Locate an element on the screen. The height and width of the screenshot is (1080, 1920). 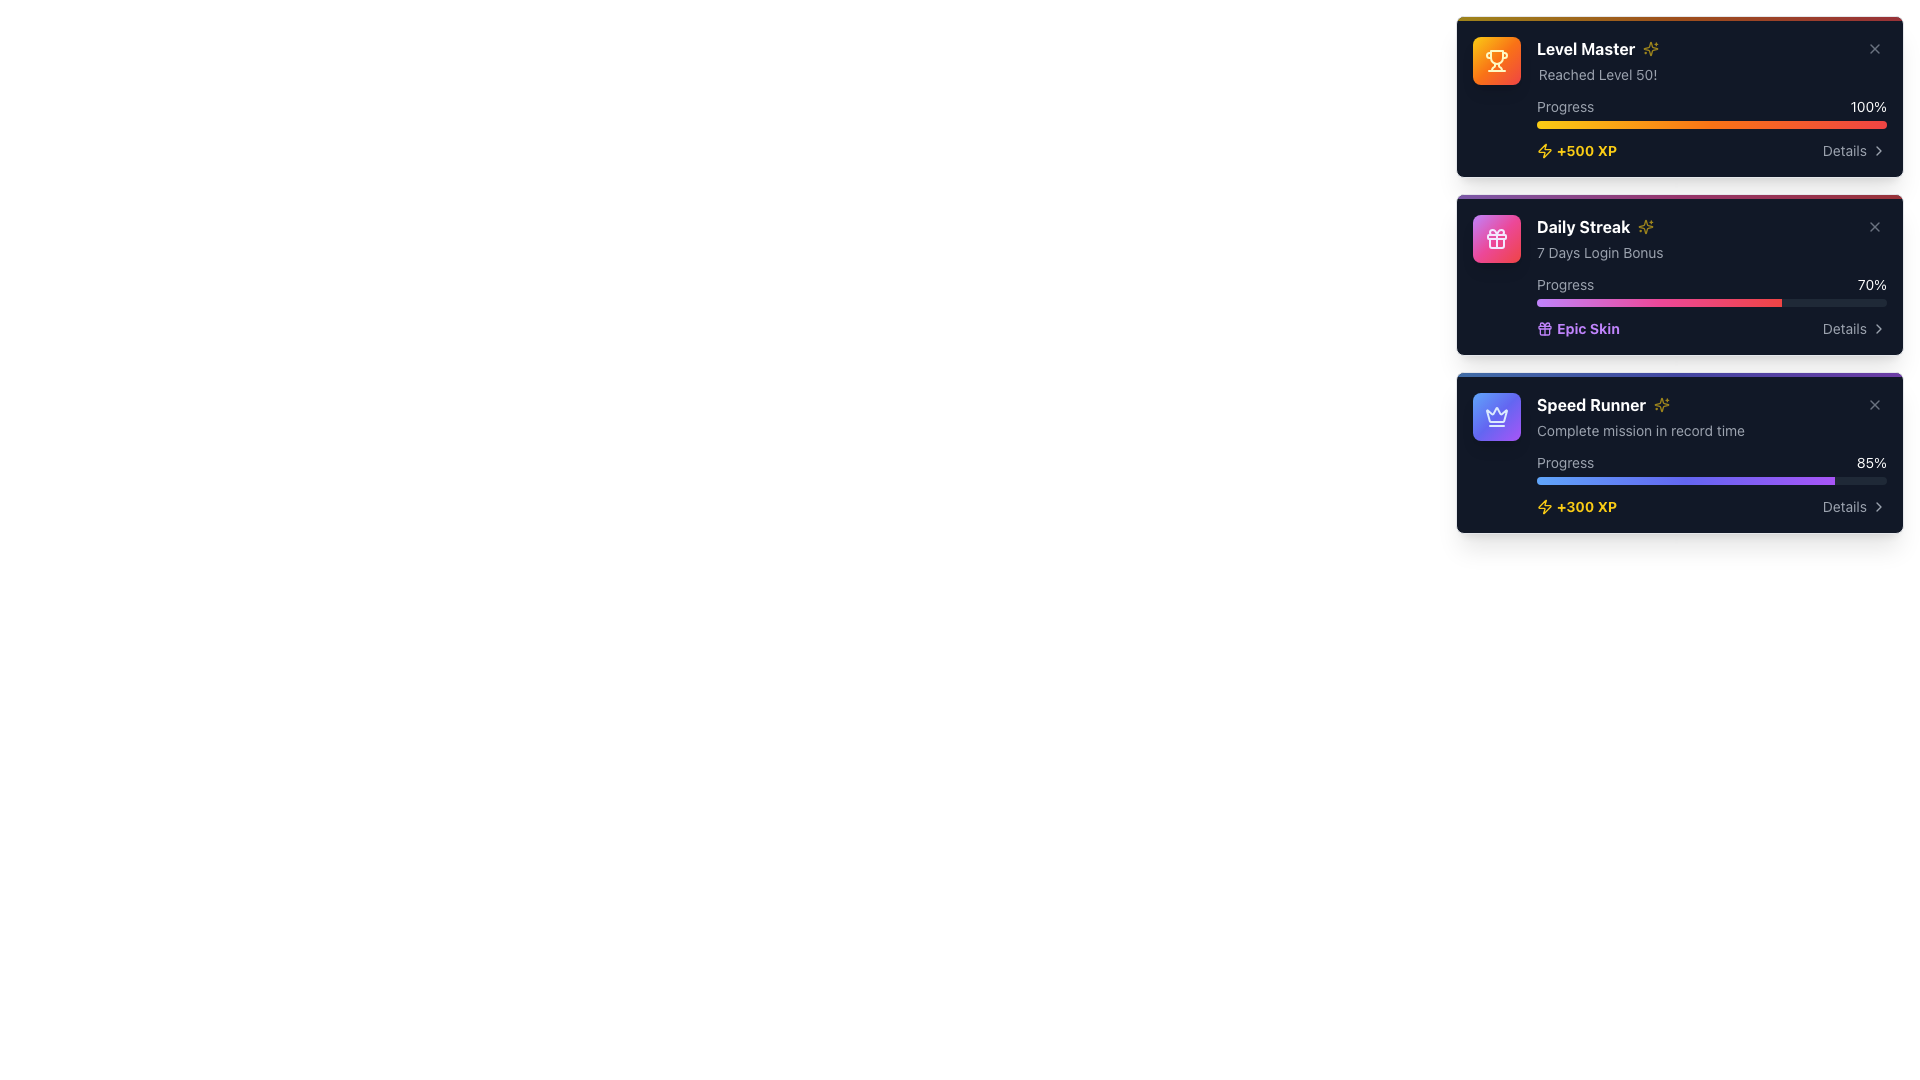
progress and XP details from the 'Speed Runner' task card, which is the third card in a vertical stack located at the bottom of the stack is located at coordinates (1680, 452).